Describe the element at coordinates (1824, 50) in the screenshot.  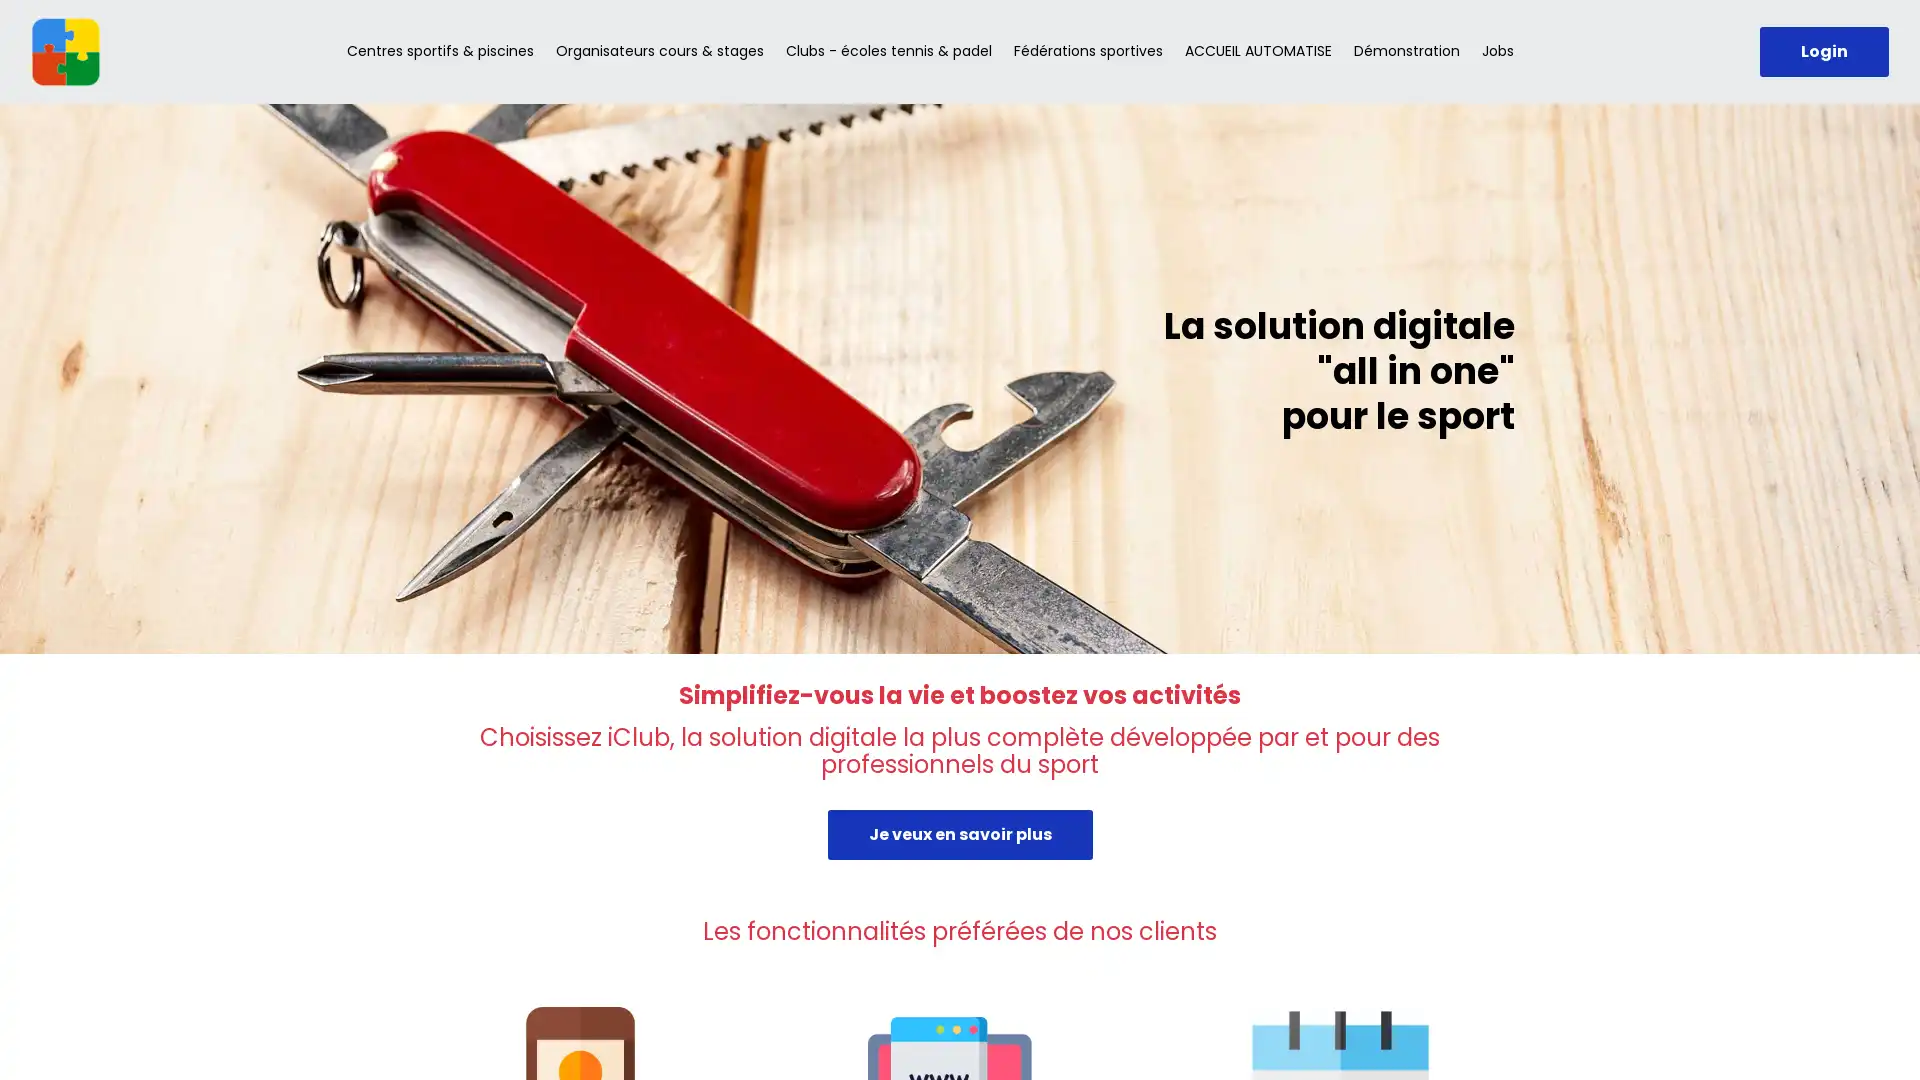
I see `Login` at that location.